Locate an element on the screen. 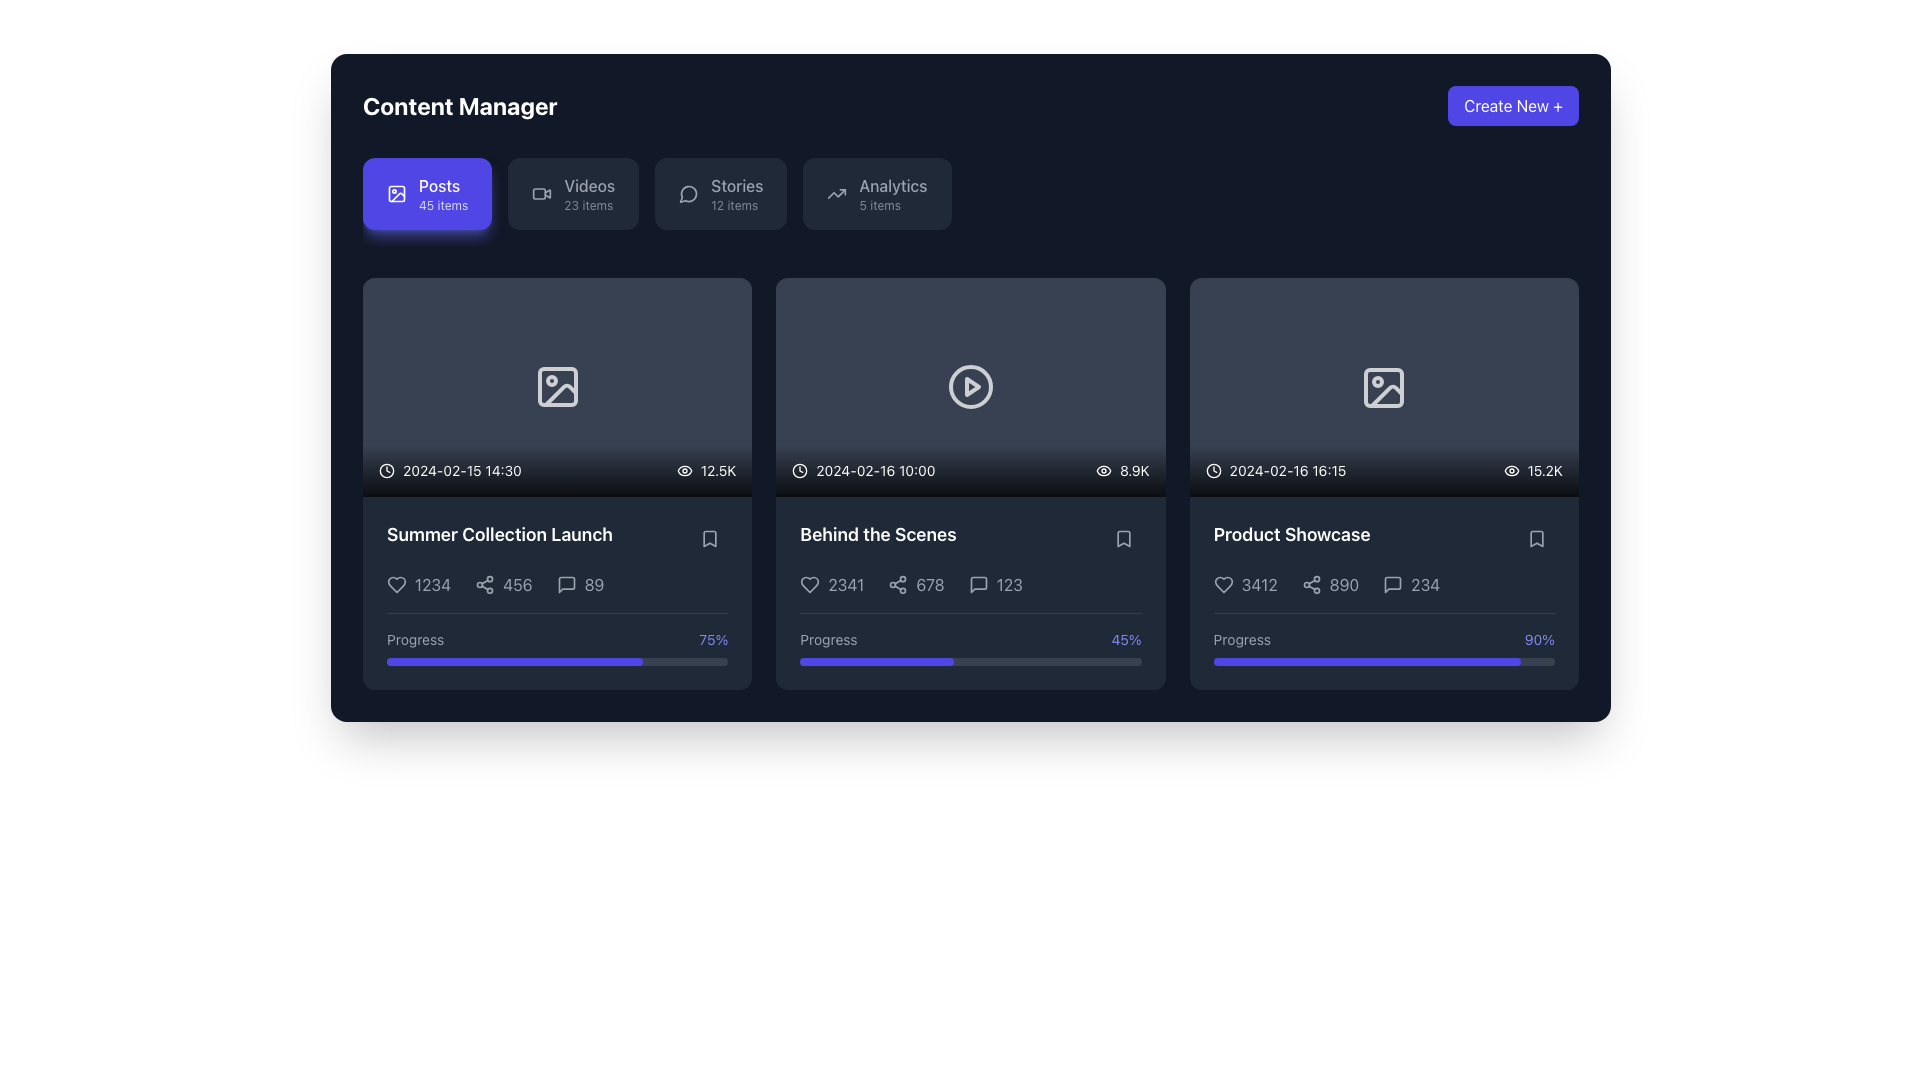 This screenshot has height=1080, width=1920. 'Posts' icon located within the button labeled 'Posts 45 items' in the upper-left section of the interface by clicking on it is located at coordinates (397, 193).